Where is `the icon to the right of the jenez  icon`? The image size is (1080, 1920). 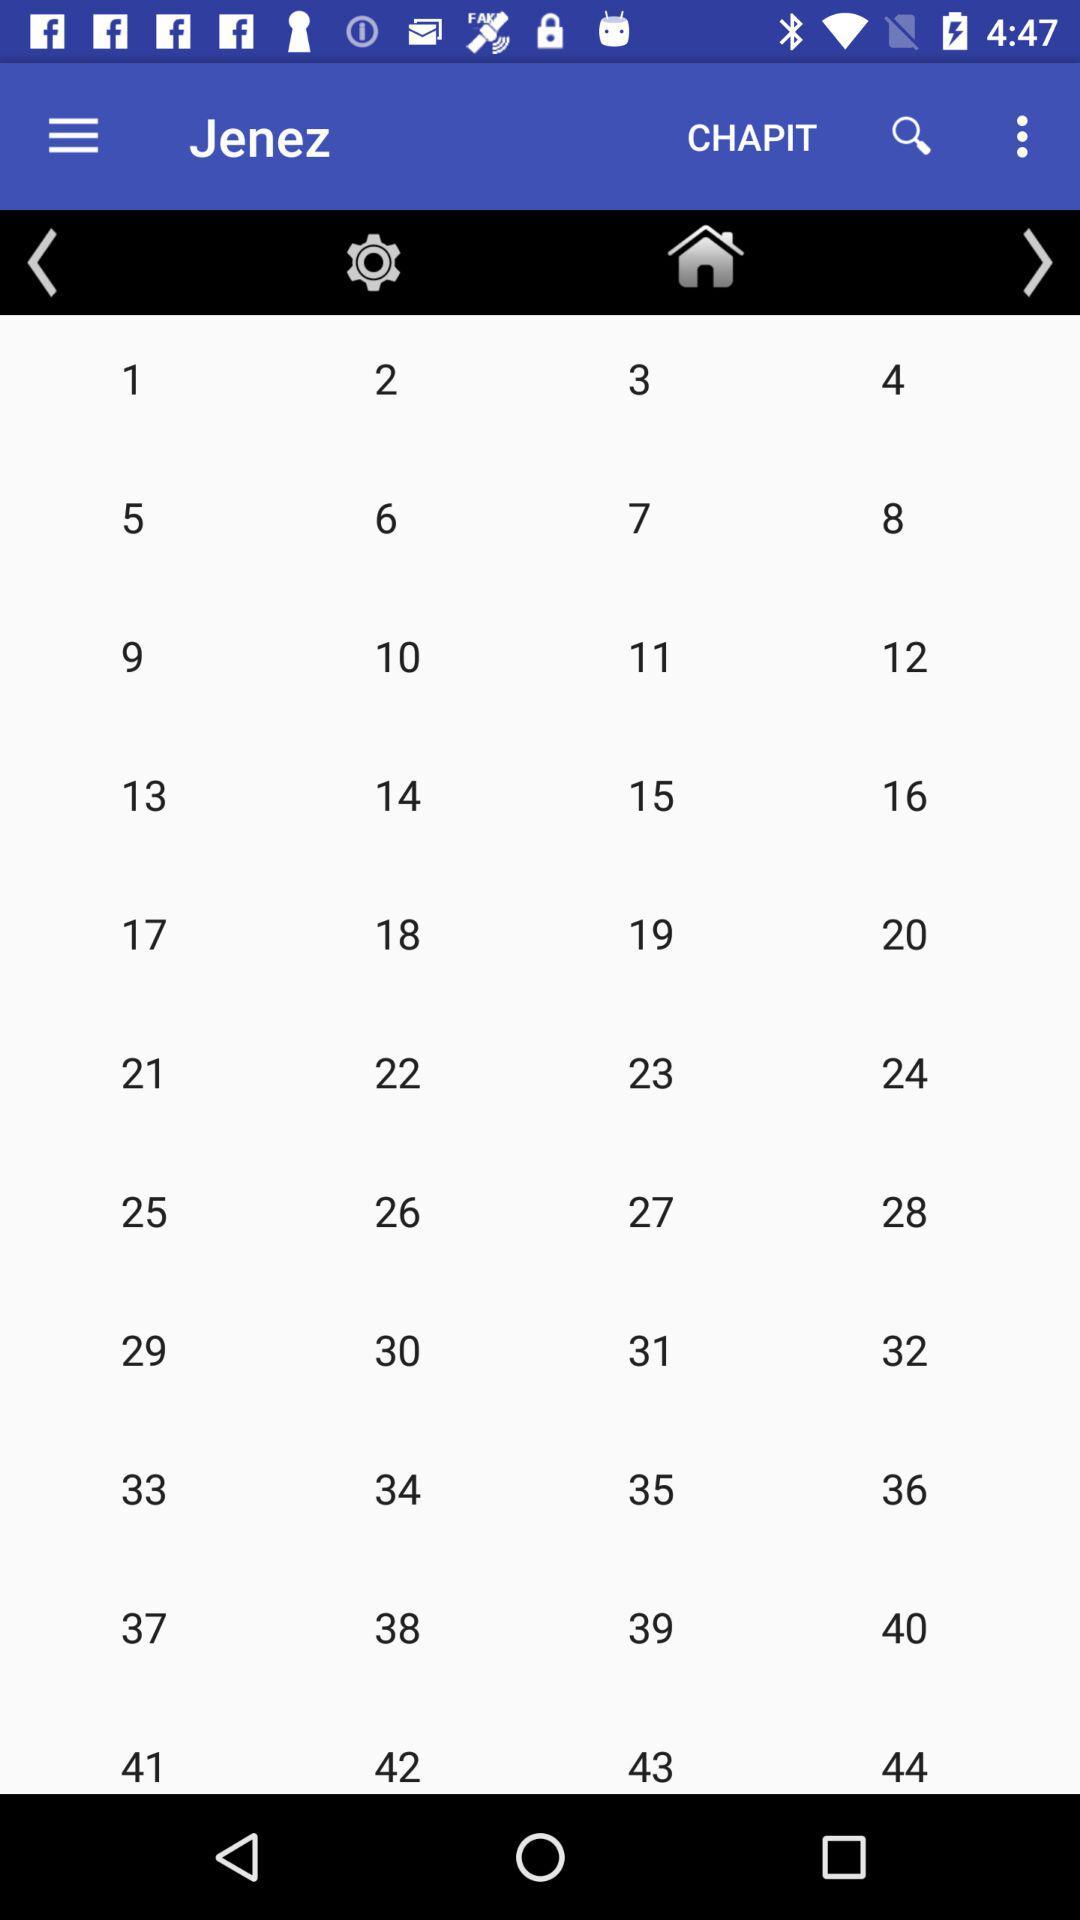 the icon to the right of the jenez  icon is located at coordinates (752, 135).